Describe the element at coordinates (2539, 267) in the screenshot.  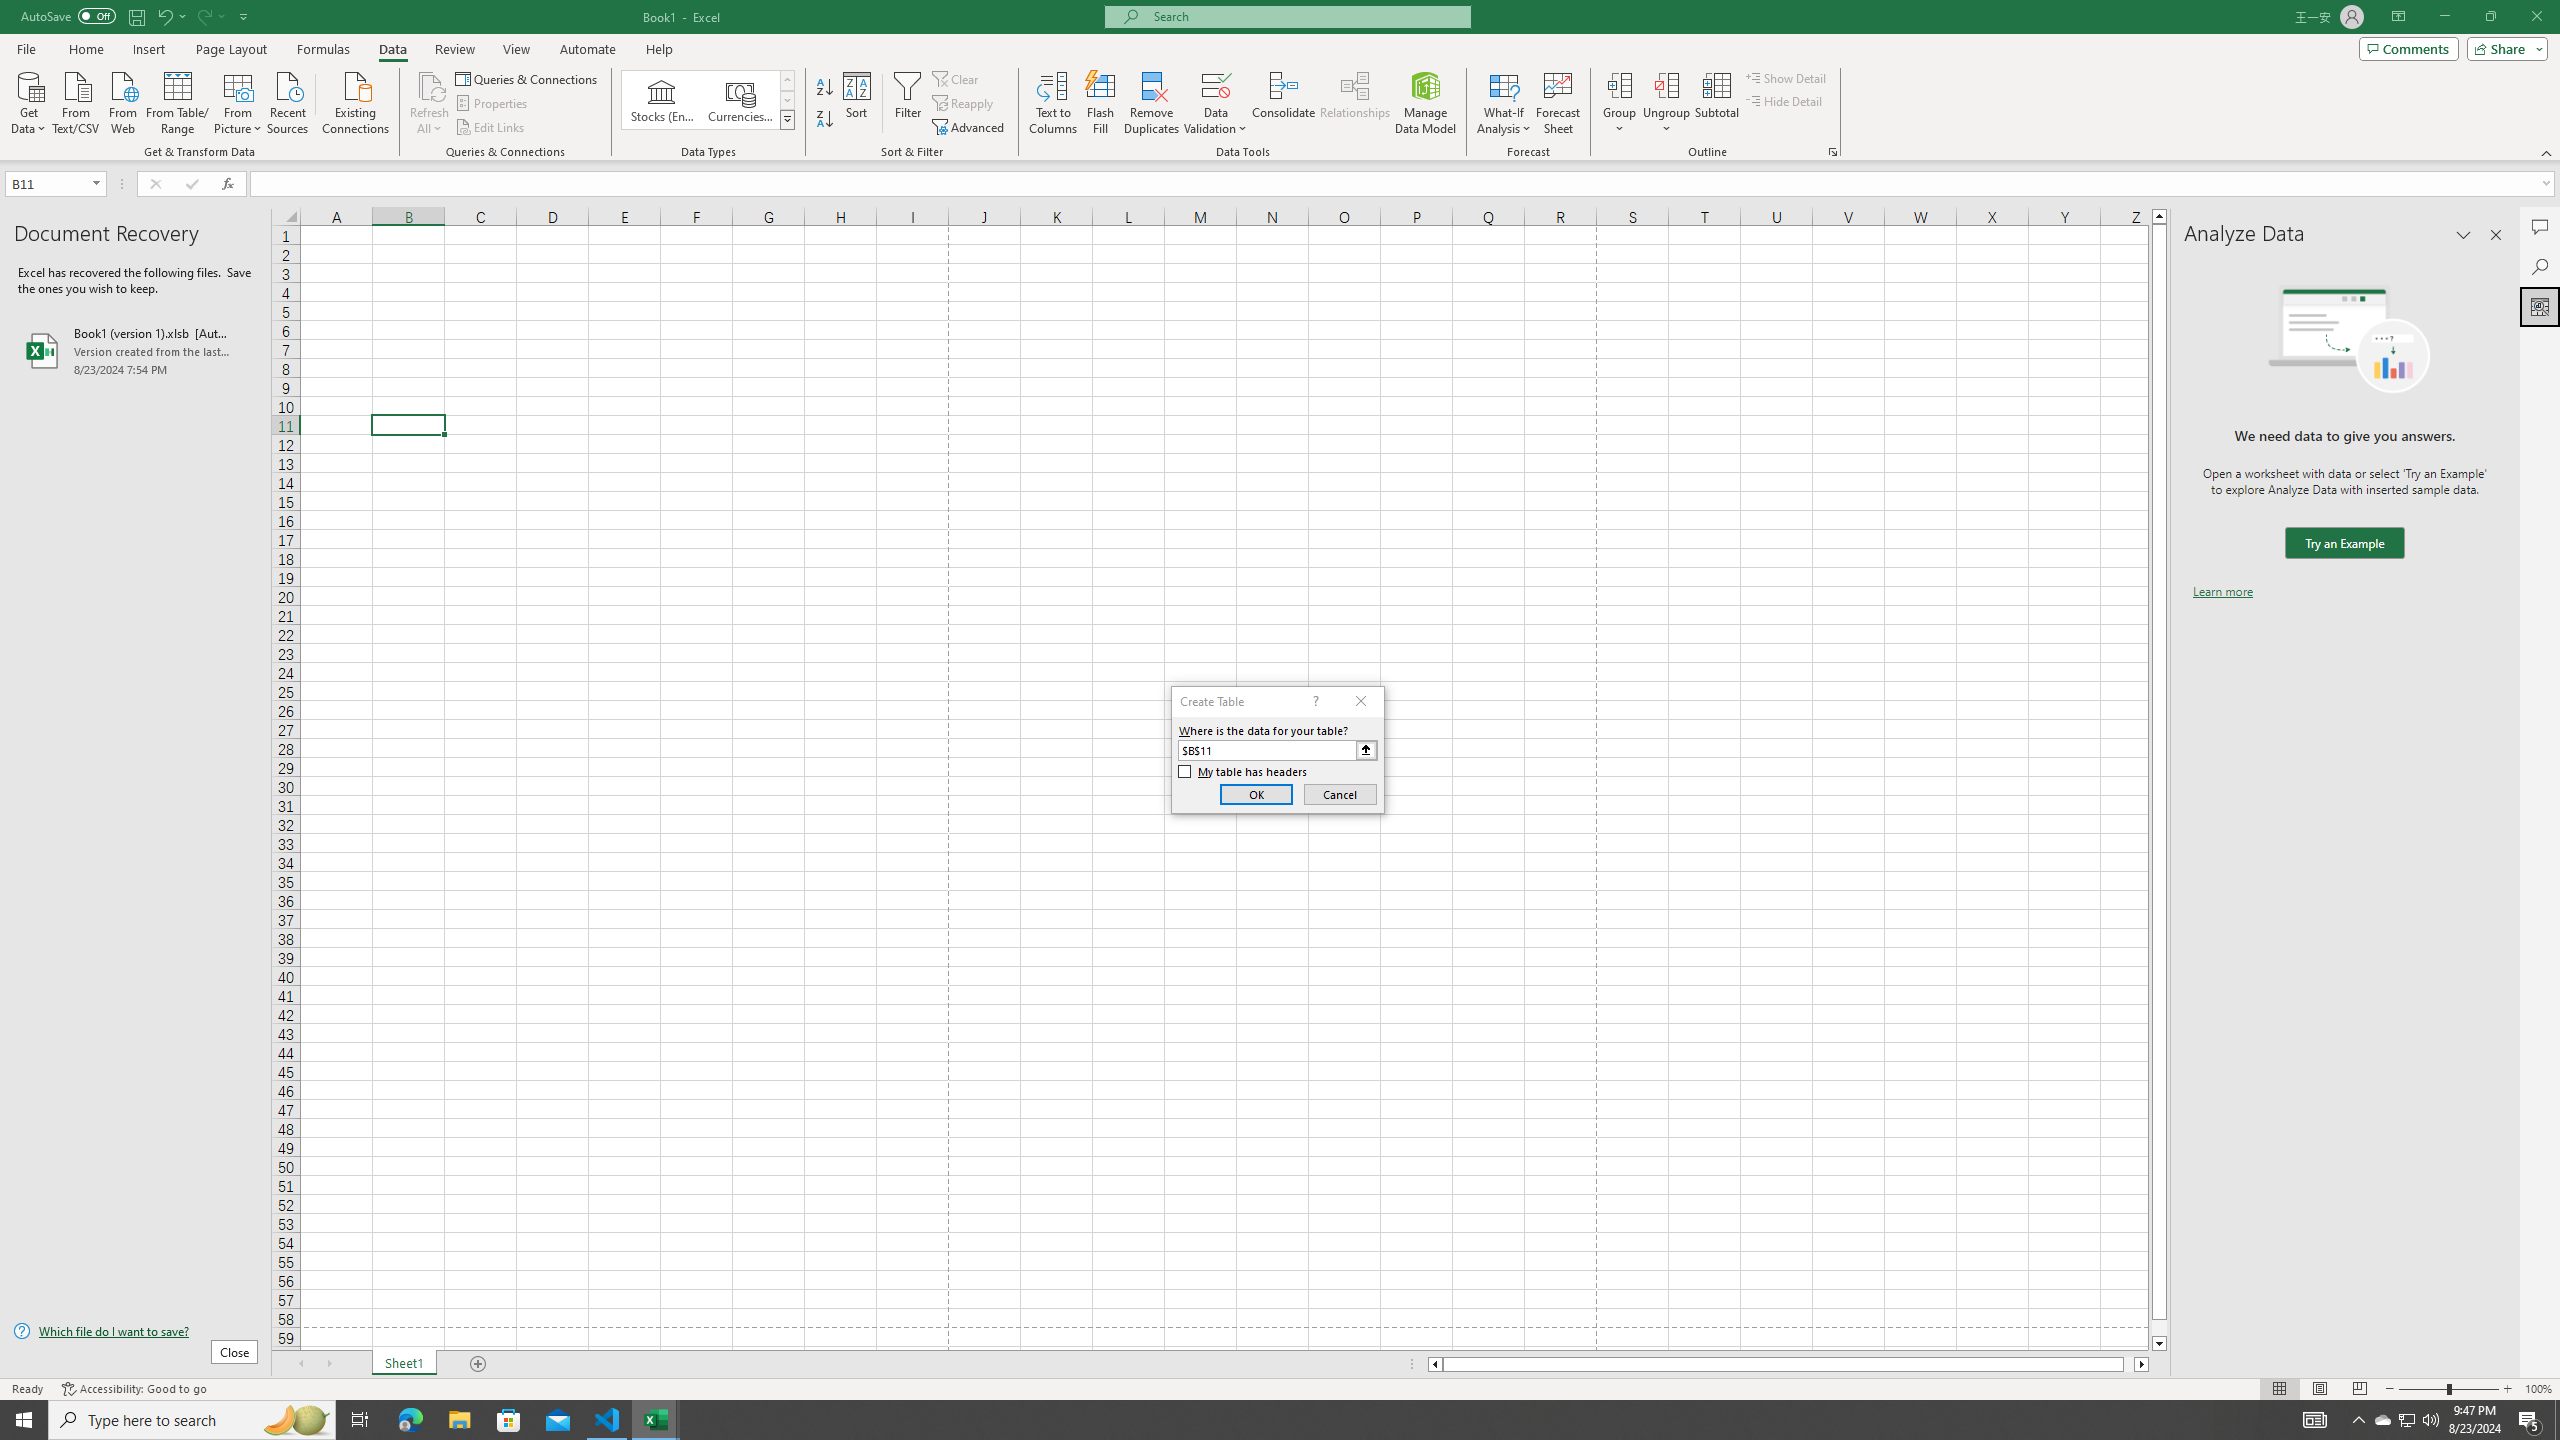
I see `'Search'` at that location.